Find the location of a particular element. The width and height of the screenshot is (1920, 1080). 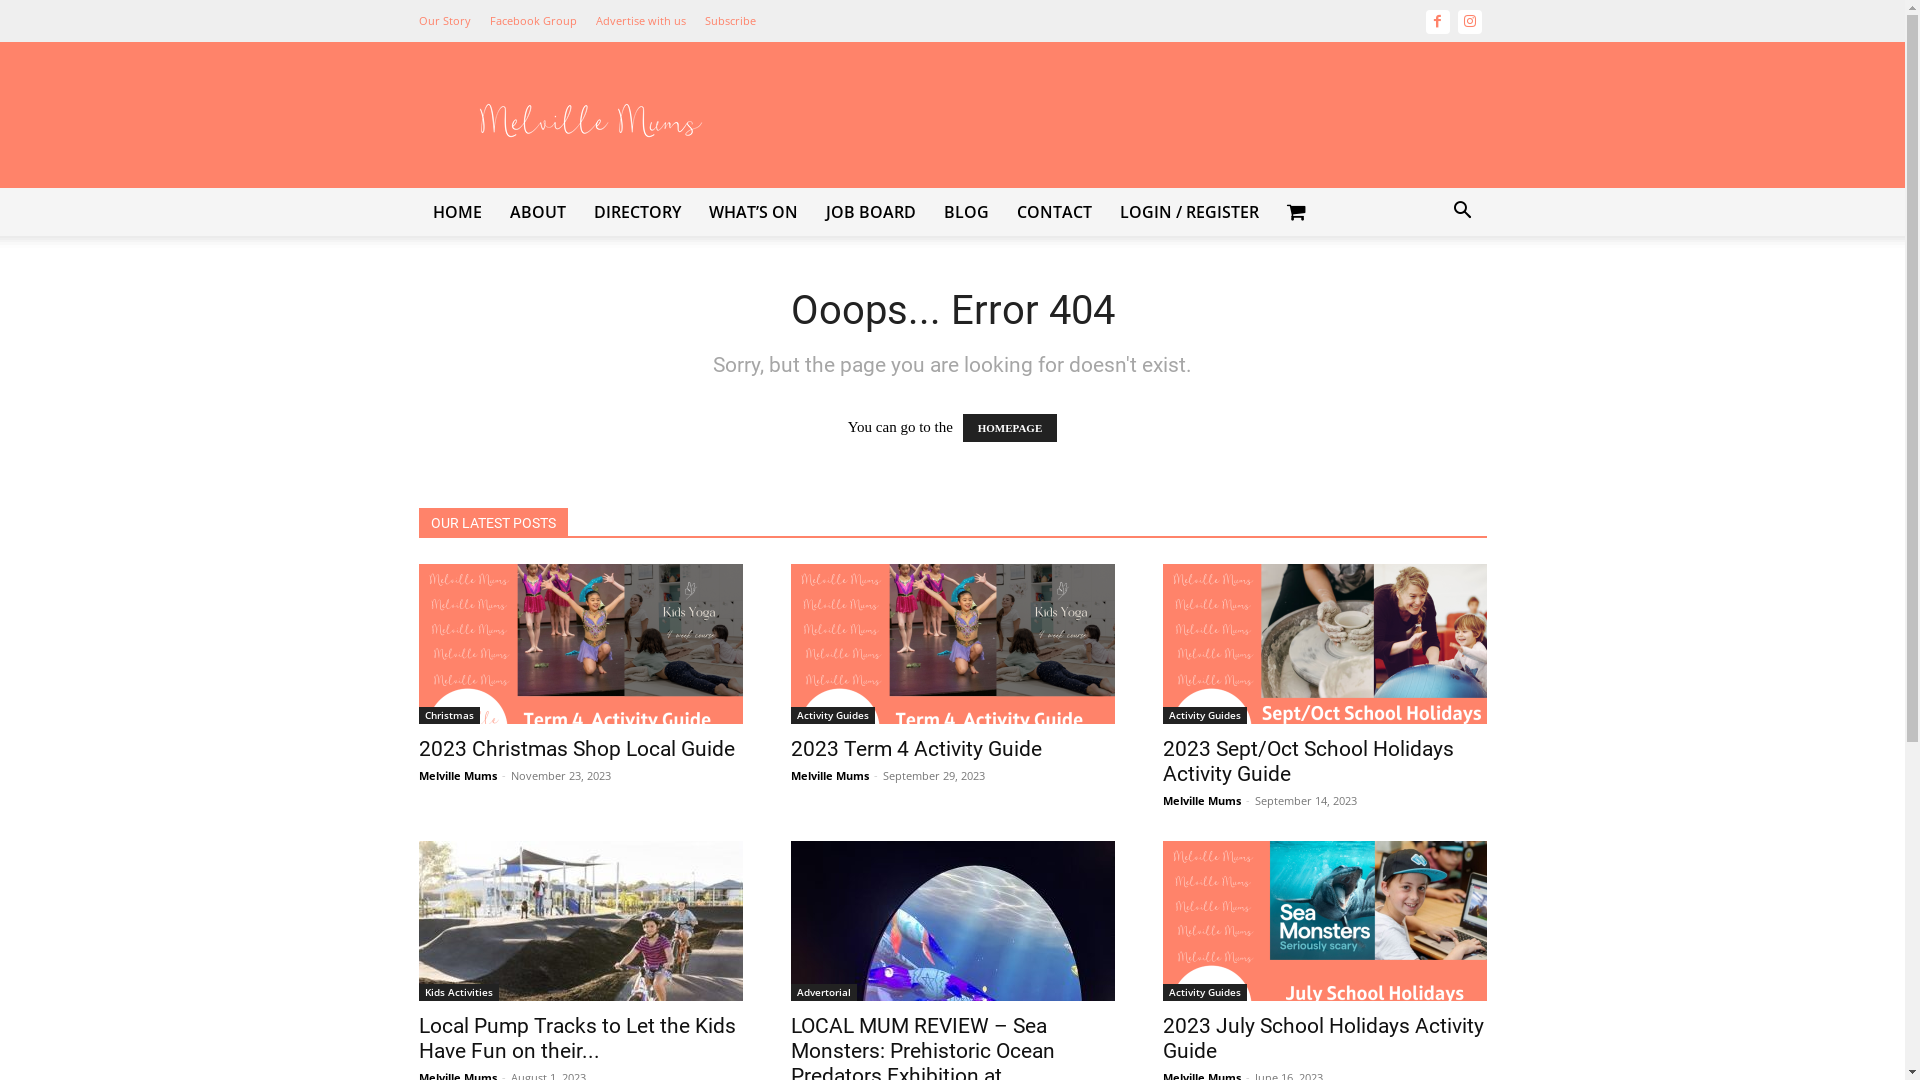

'HOME' is located at coordinates (455, 212).